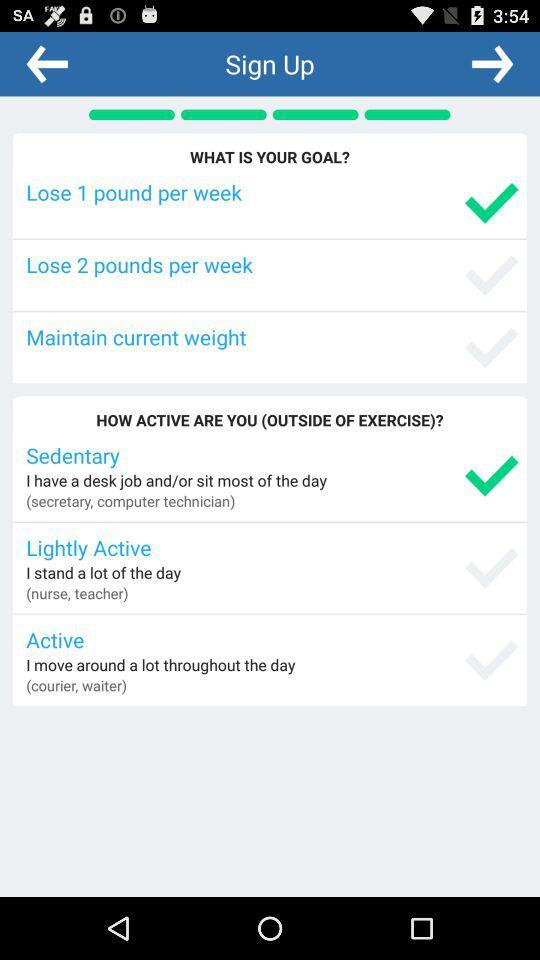  I want to click on (nurse, teacher), so click(76, 593).